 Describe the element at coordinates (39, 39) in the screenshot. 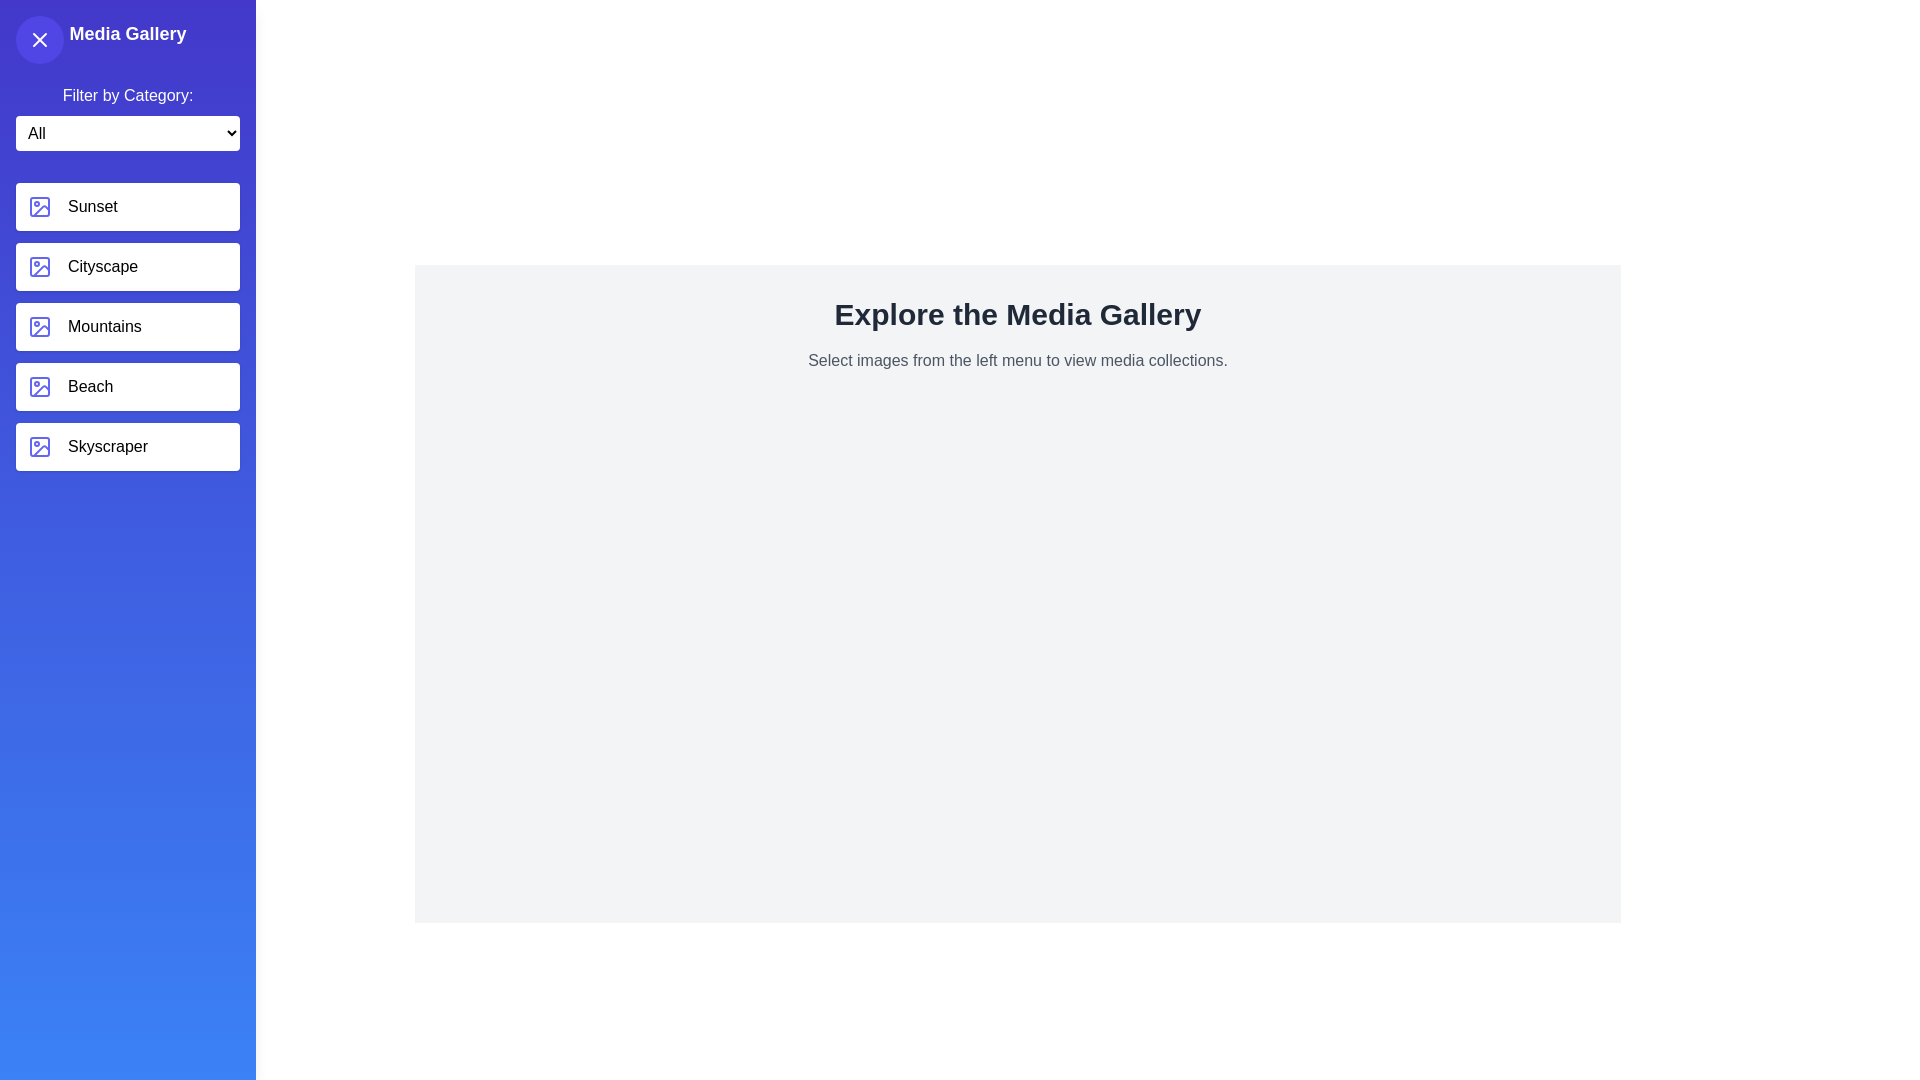

I see `toggle button to change the visibility of the MediaGalleryDrawer` at that location.